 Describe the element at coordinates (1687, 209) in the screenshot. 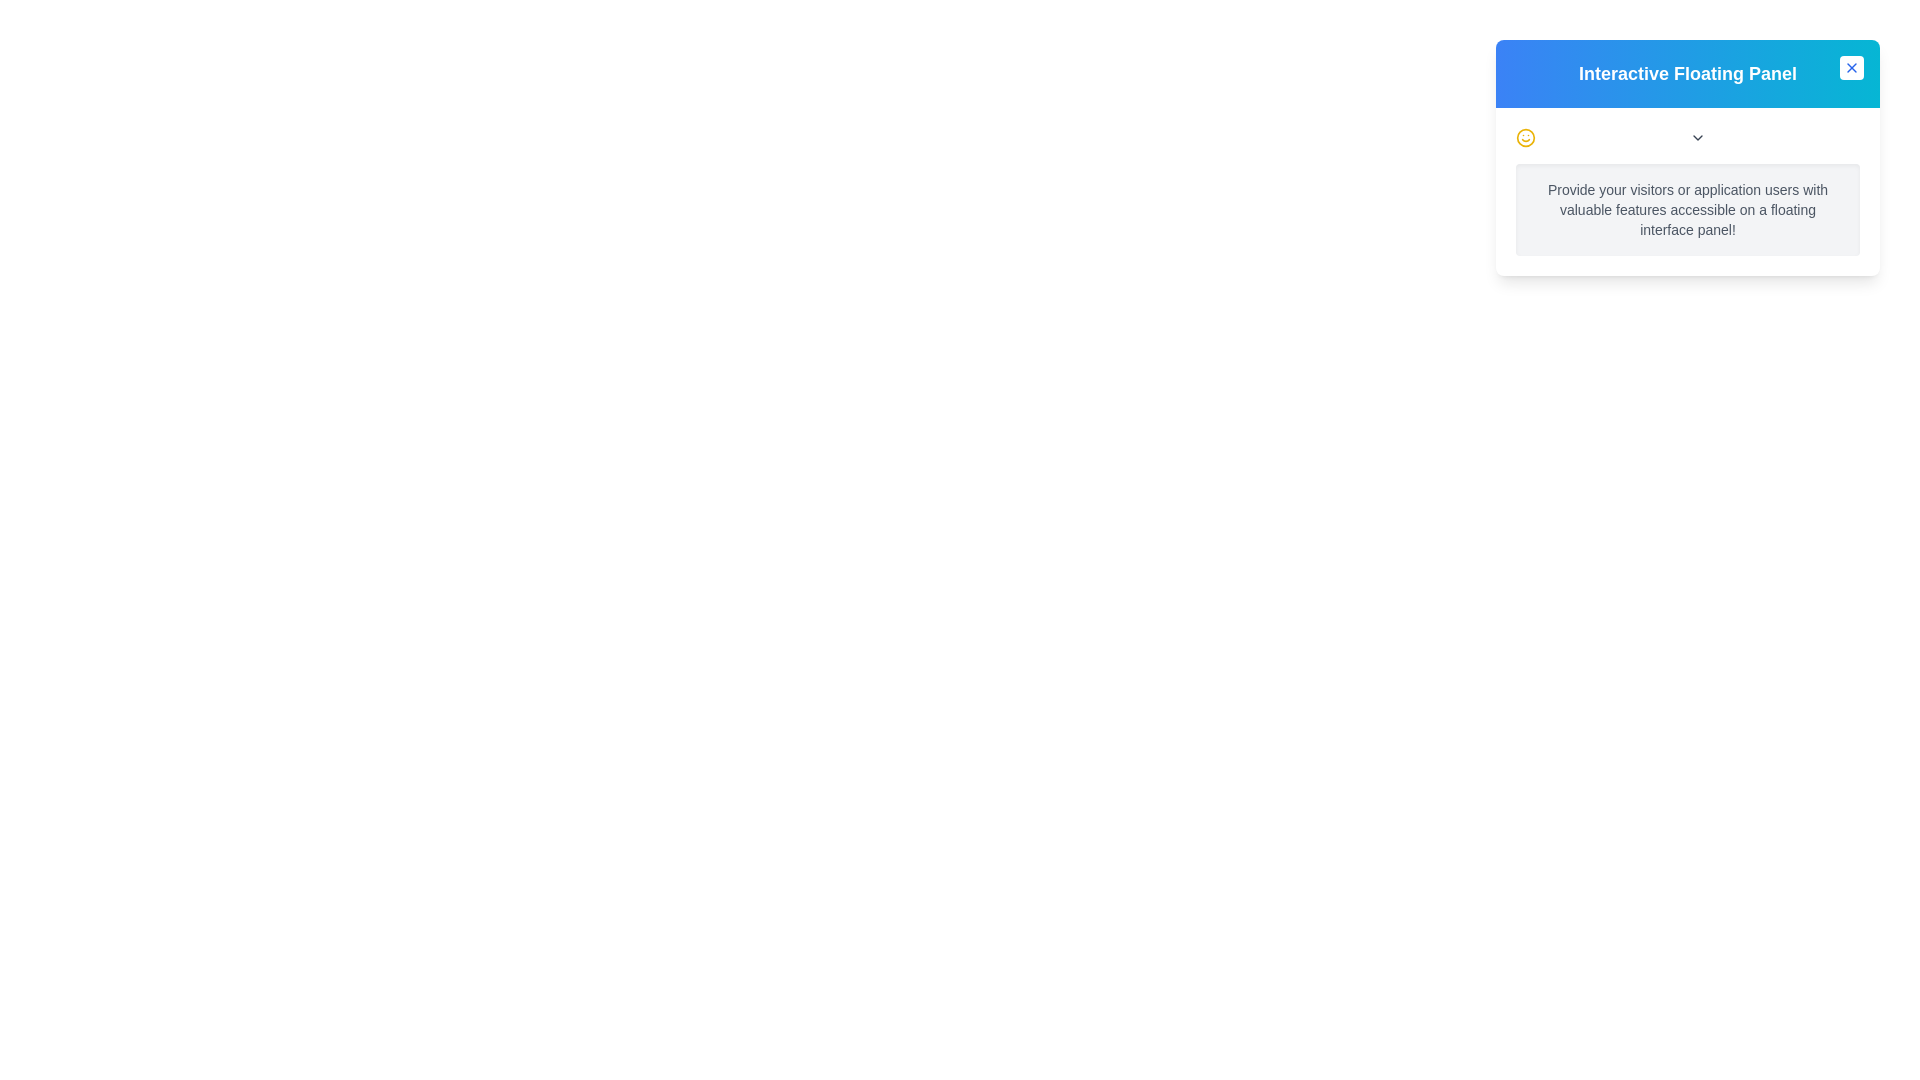

I see `the text paragraph styled in a small font size and gray color that contains the content: 'Provide your visitors or application users with valuable features accessible on a floating interface panel!'` at that location.